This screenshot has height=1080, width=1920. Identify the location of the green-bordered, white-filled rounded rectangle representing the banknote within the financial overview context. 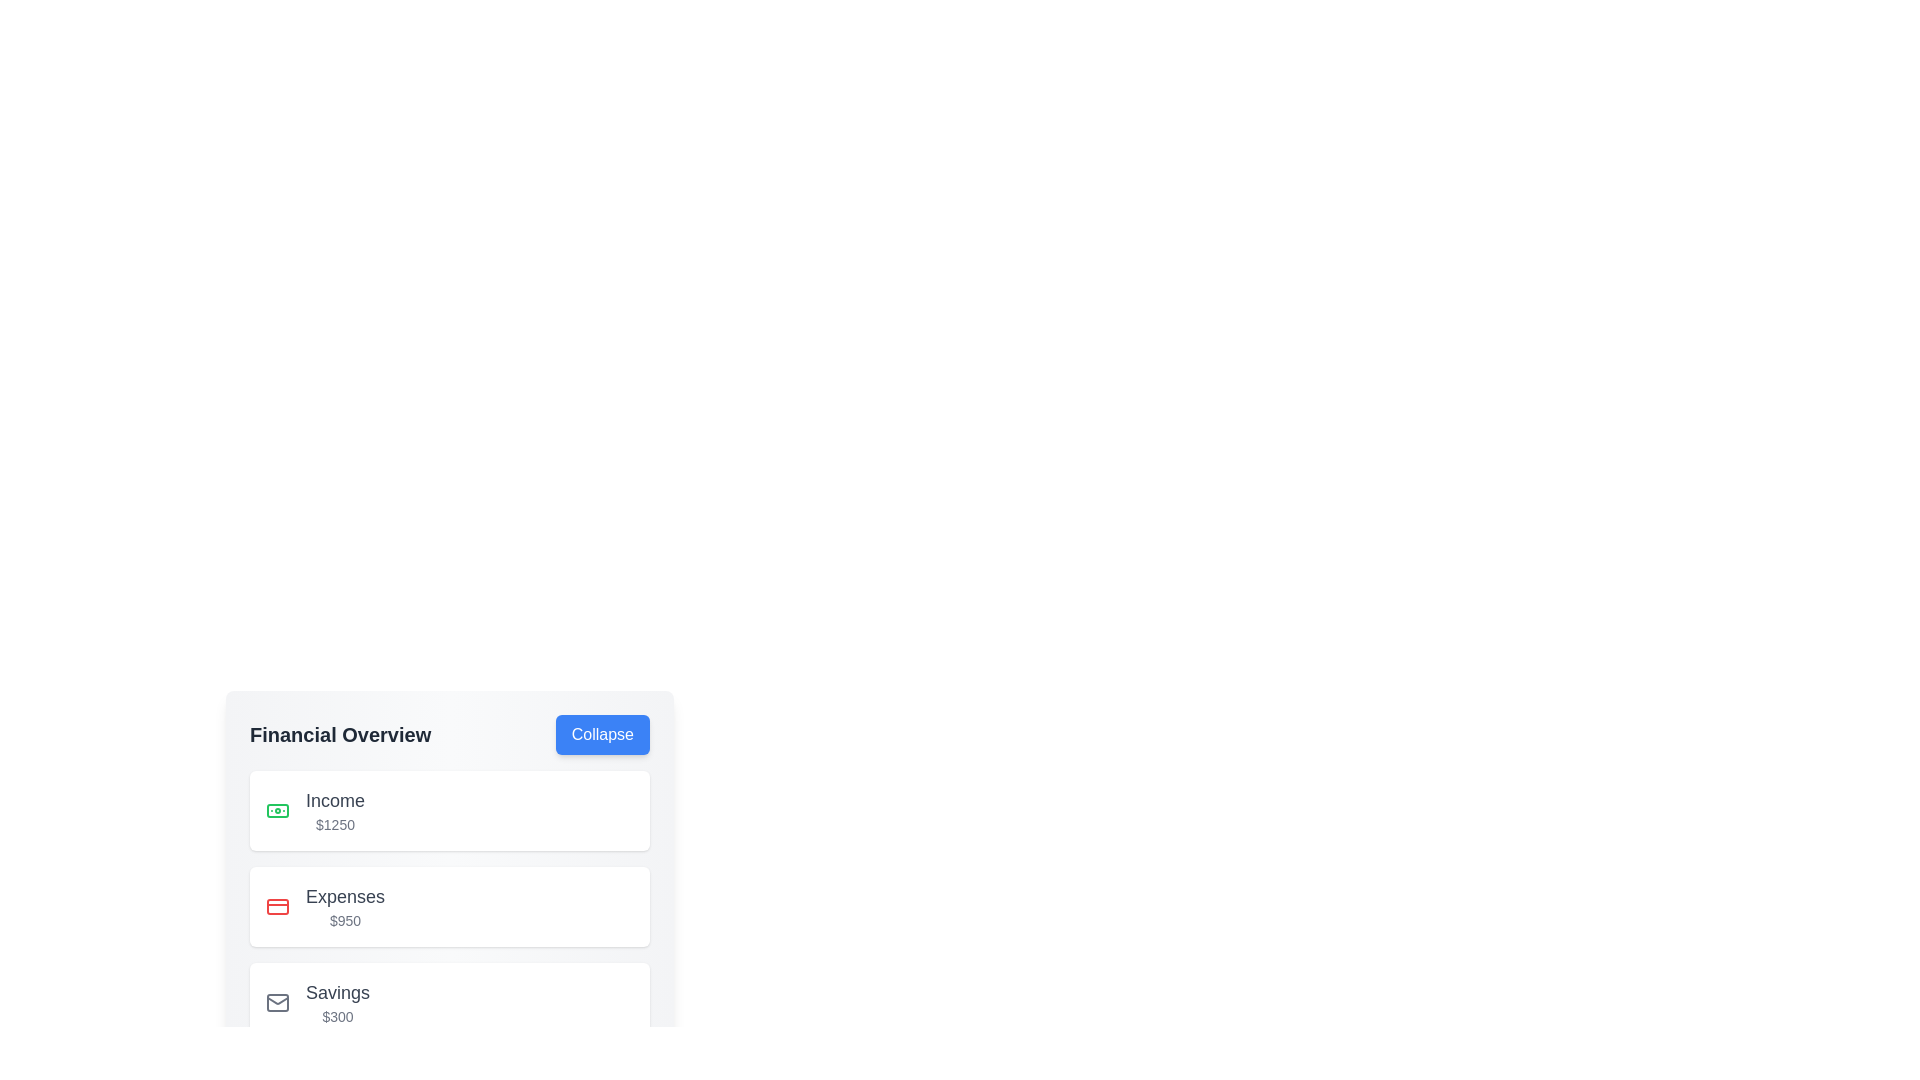
(277, 810).